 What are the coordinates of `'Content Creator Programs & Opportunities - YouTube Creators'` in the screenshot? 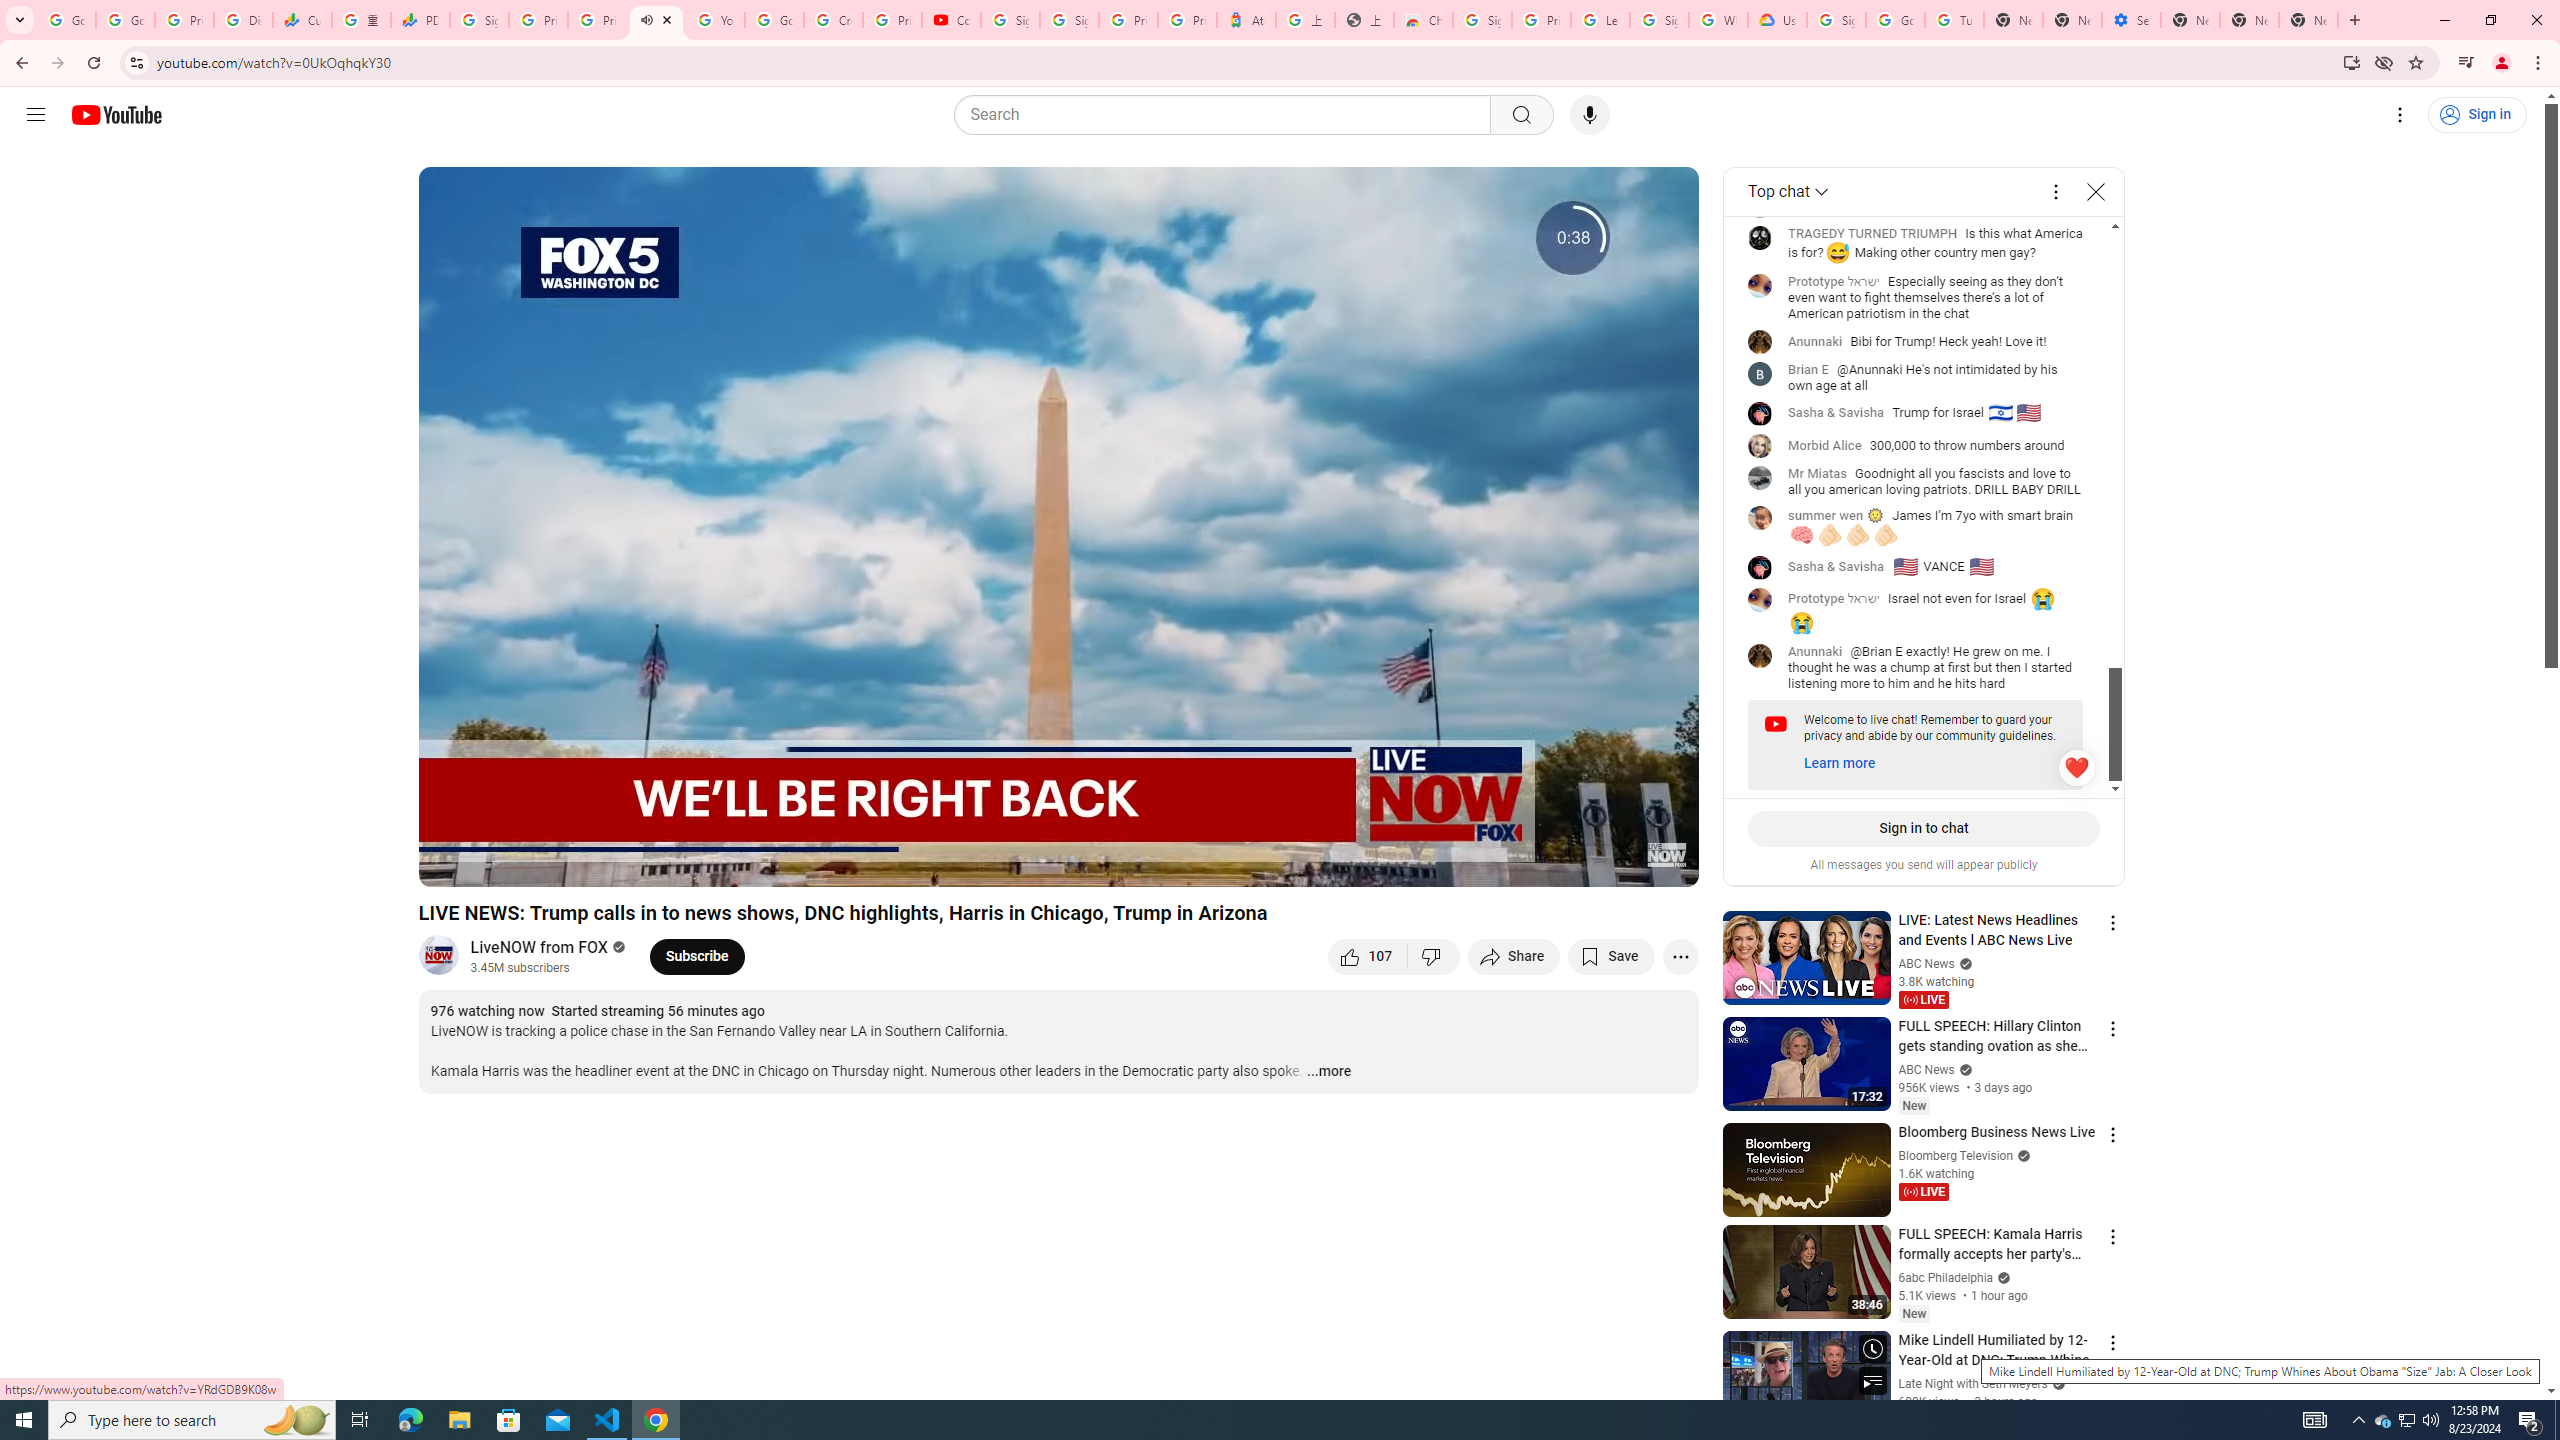 It's located at (951, 19).